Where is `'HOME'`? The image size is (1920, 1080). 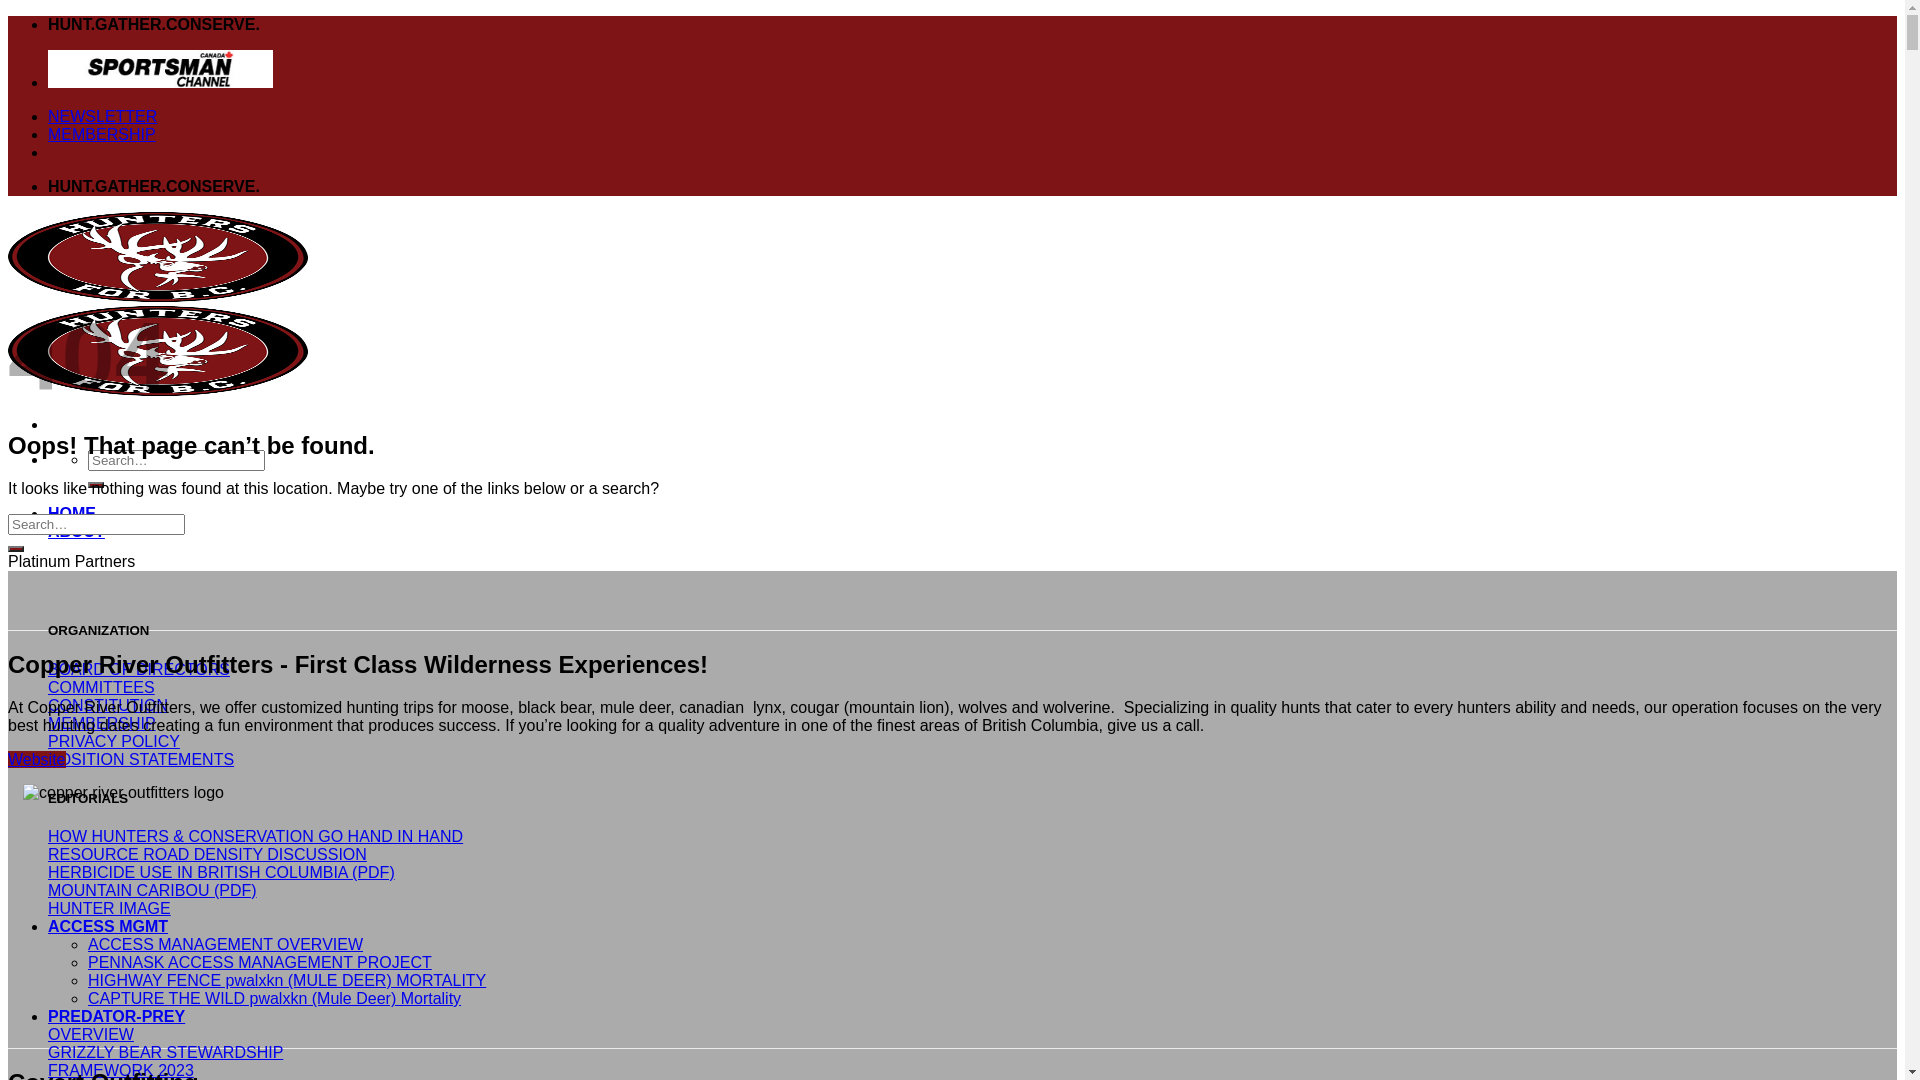
'HOME' is located at coordinates (72, 512).